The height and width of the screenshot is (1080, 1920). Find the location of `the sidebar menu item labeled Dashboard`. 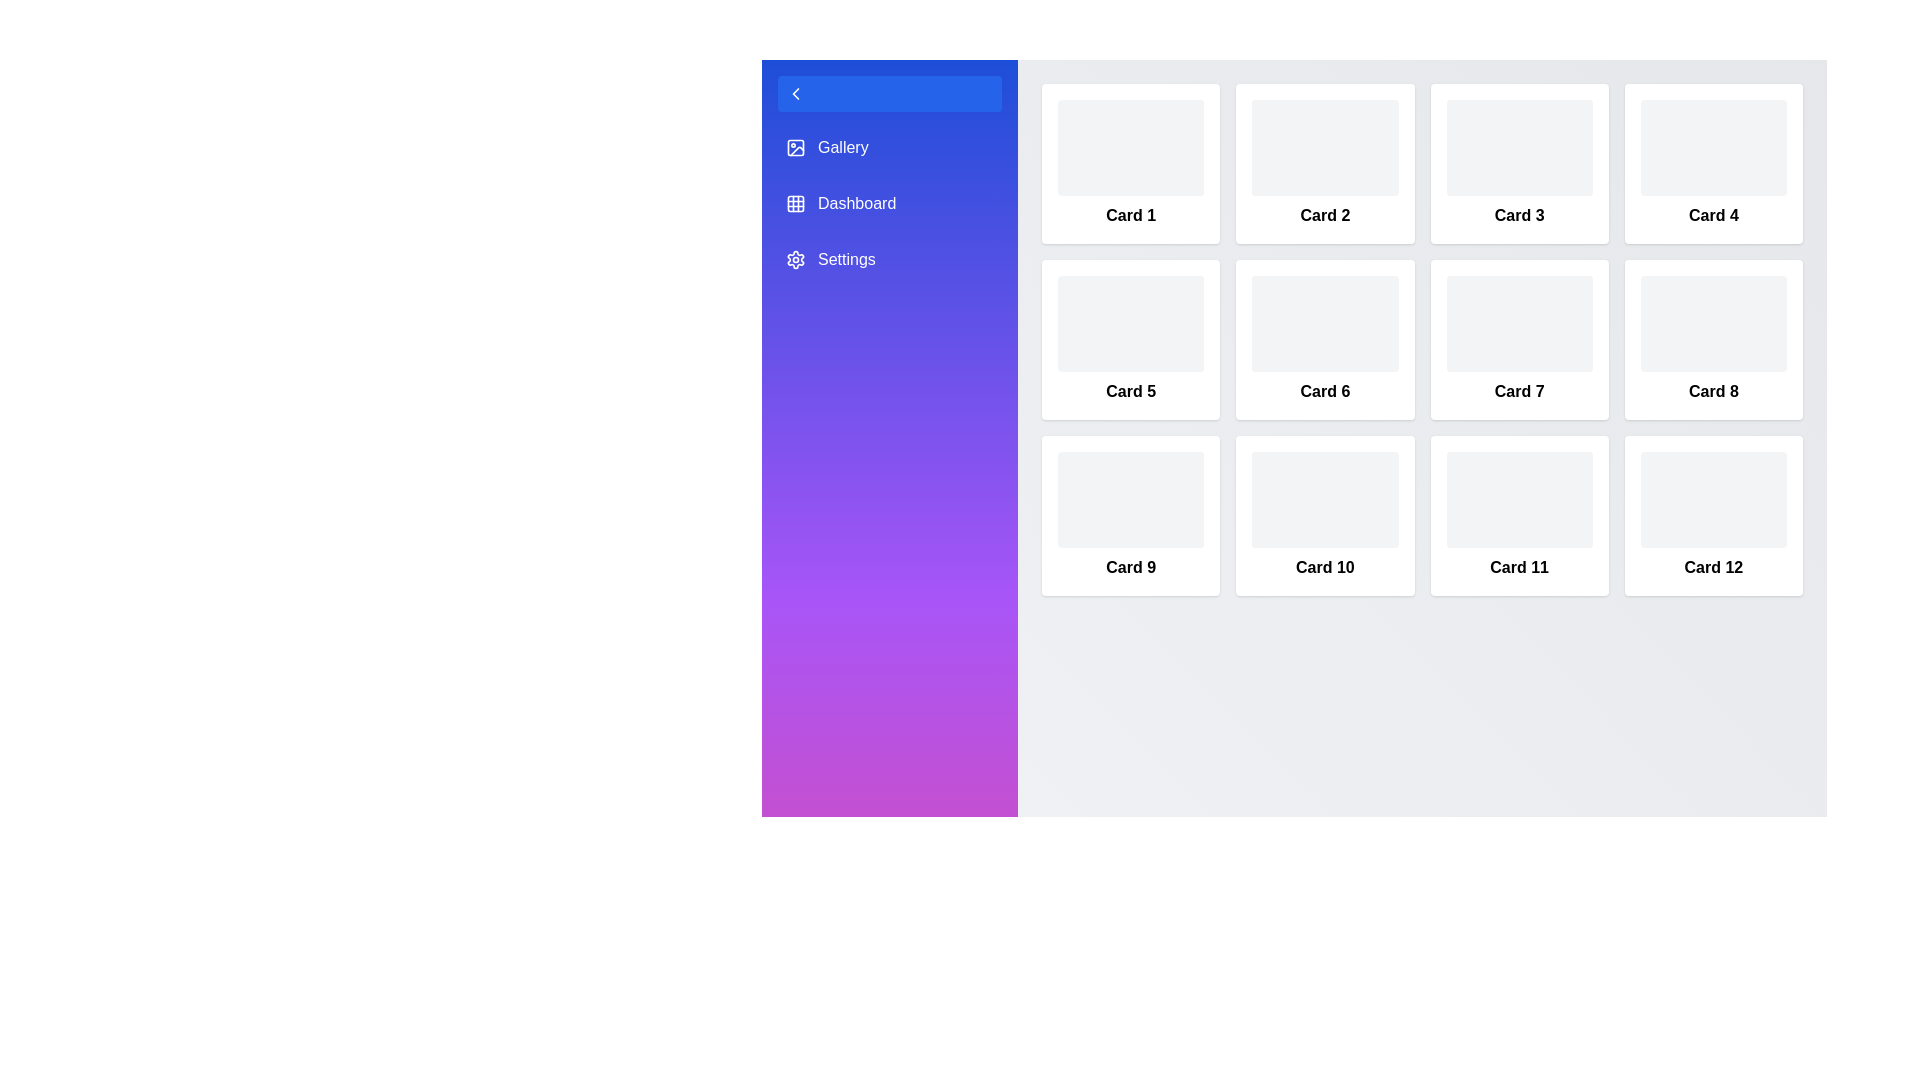

the sidebar menu item labeled Dashboard is located at coordinates (888, 204).